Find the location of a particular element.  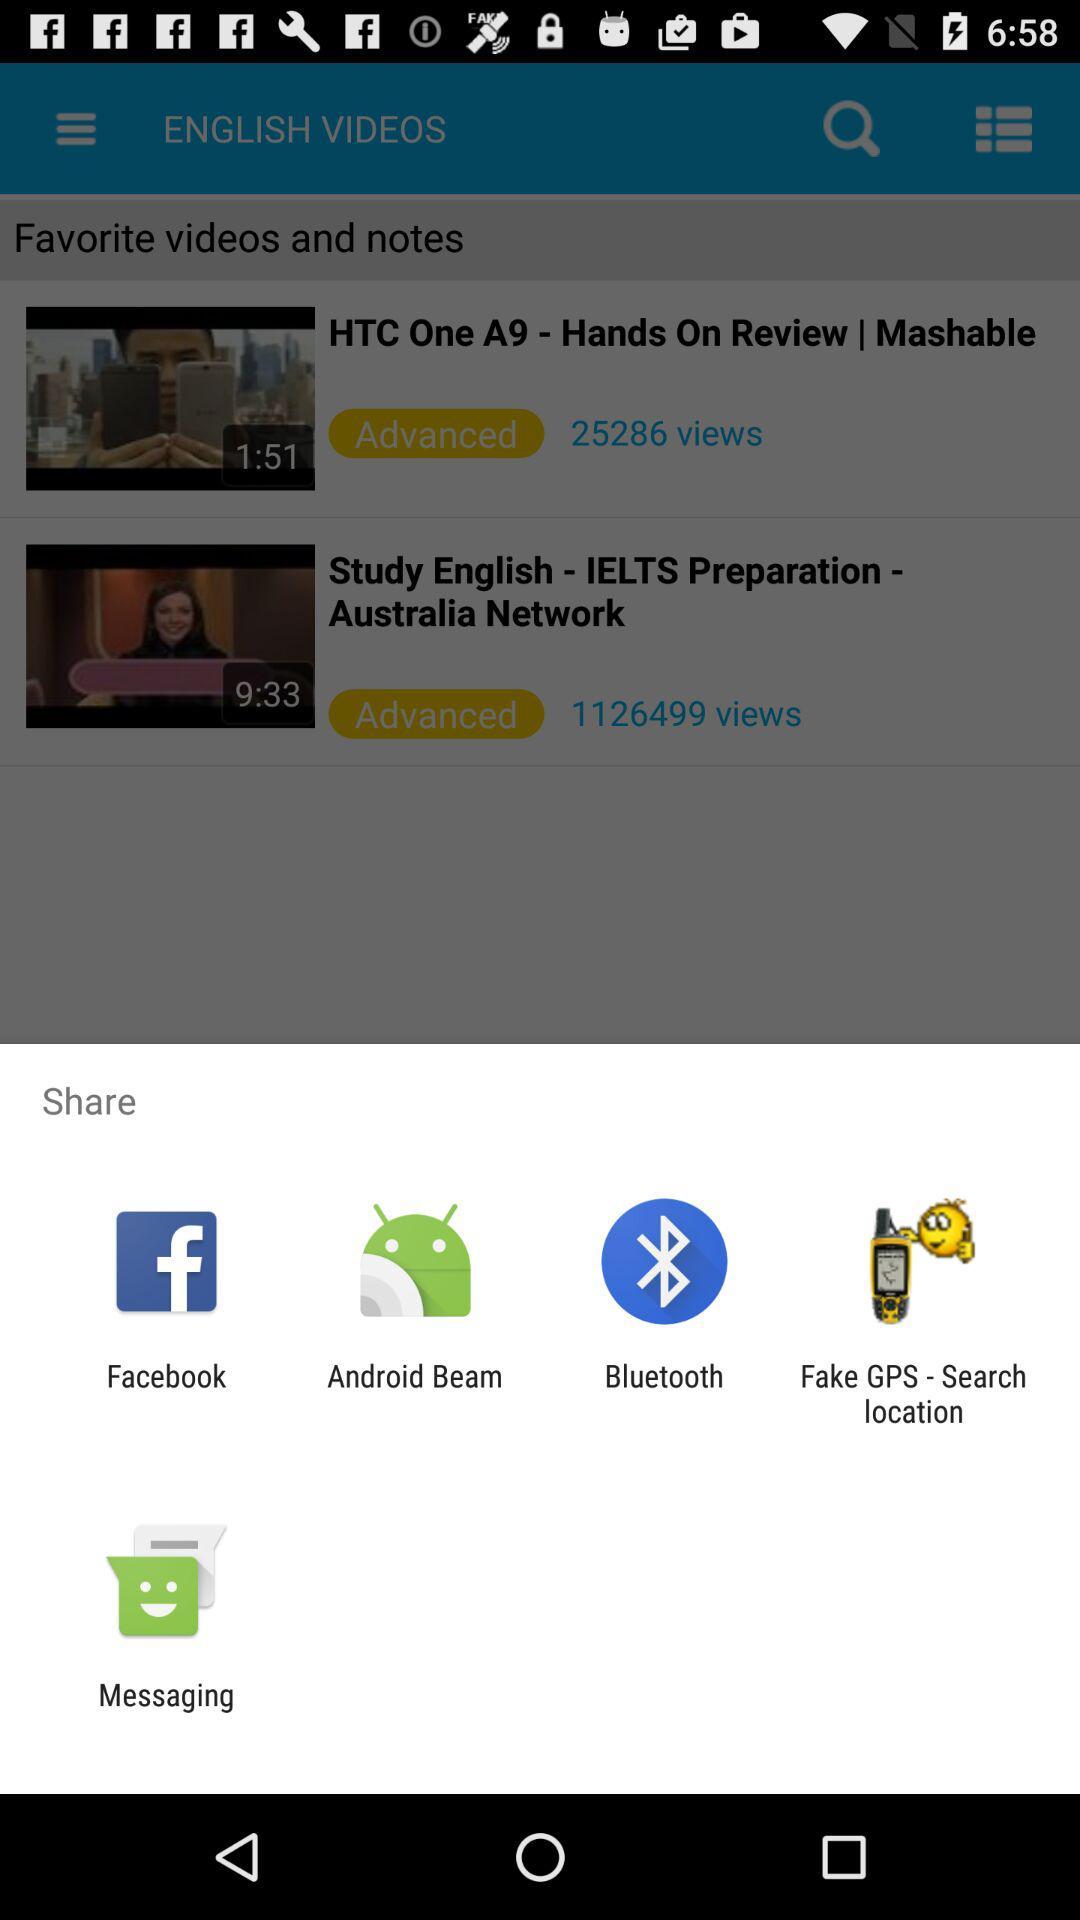

app to the right of the facebook icon is located at coordinates (414, 1392).